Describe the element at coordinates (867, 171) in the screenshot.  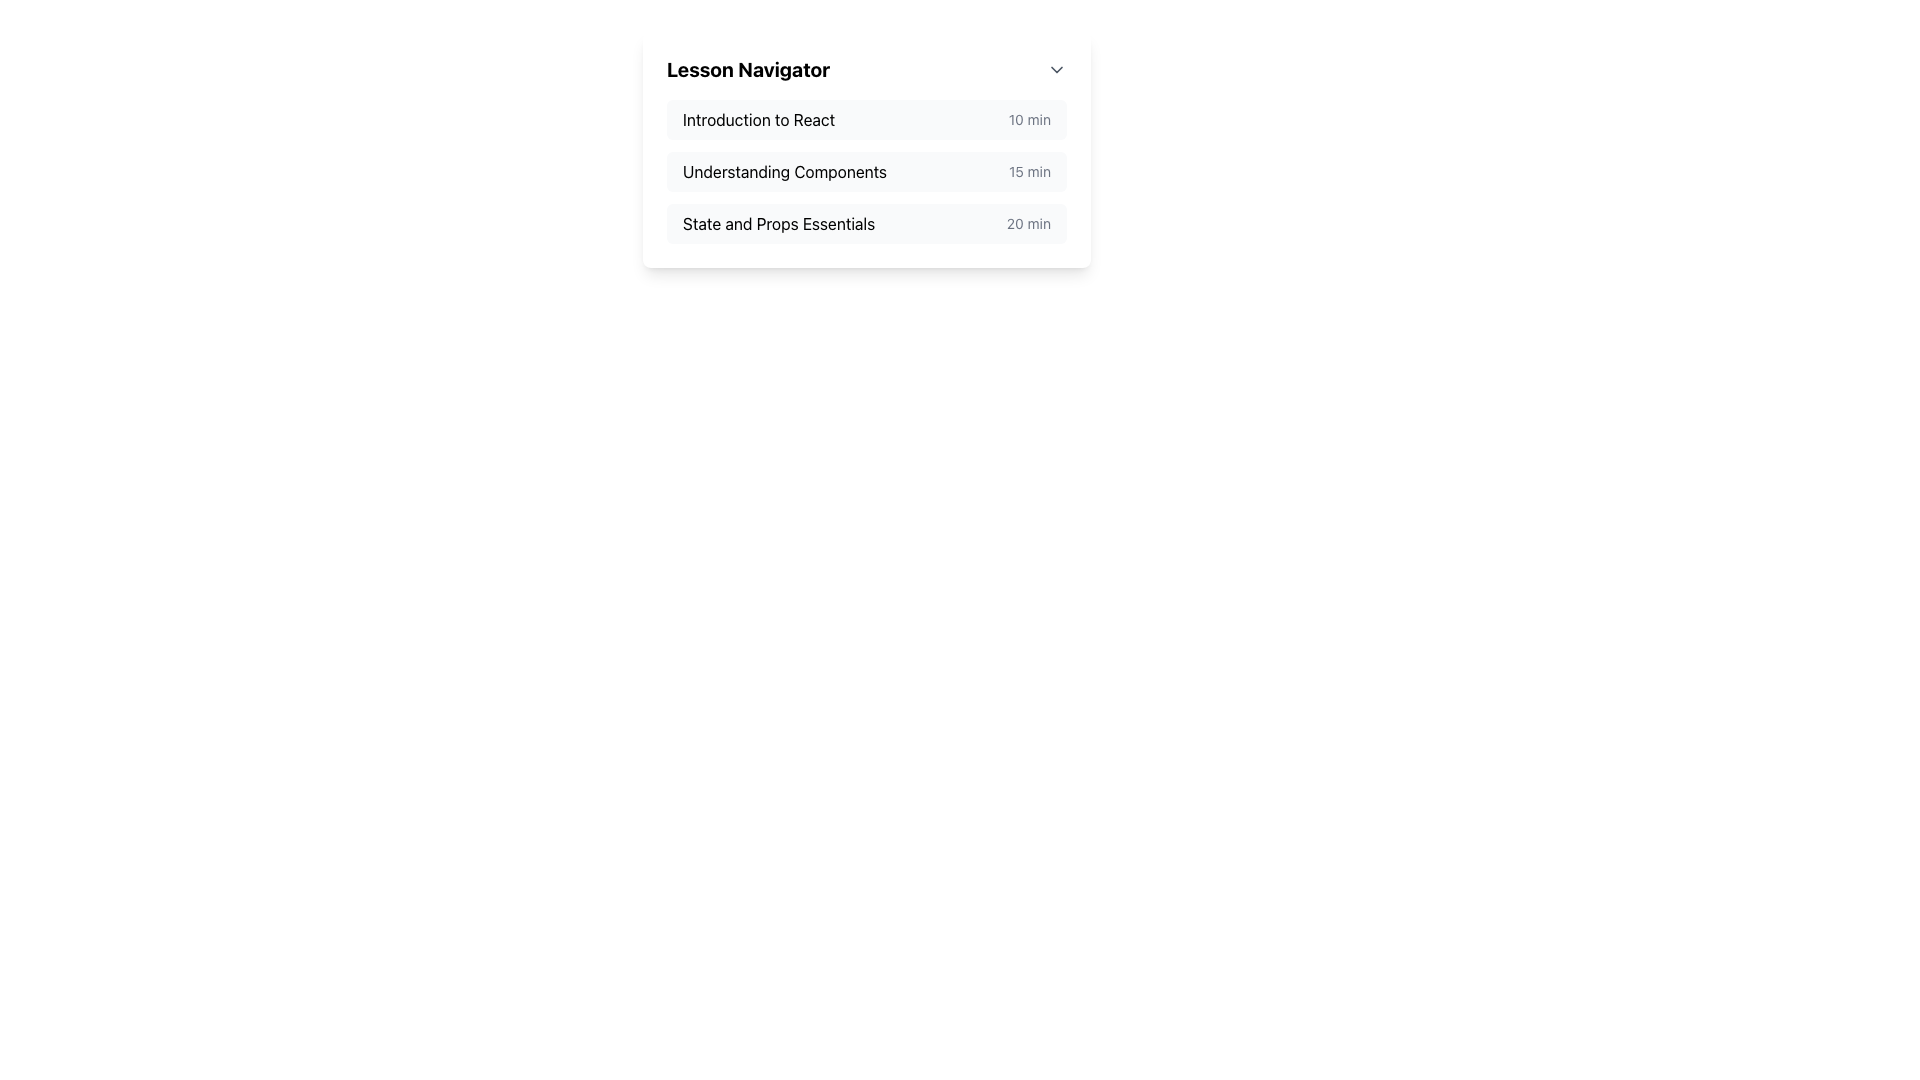
I see `the second lesson item in the 'Lesson Navigator' box` at that location.